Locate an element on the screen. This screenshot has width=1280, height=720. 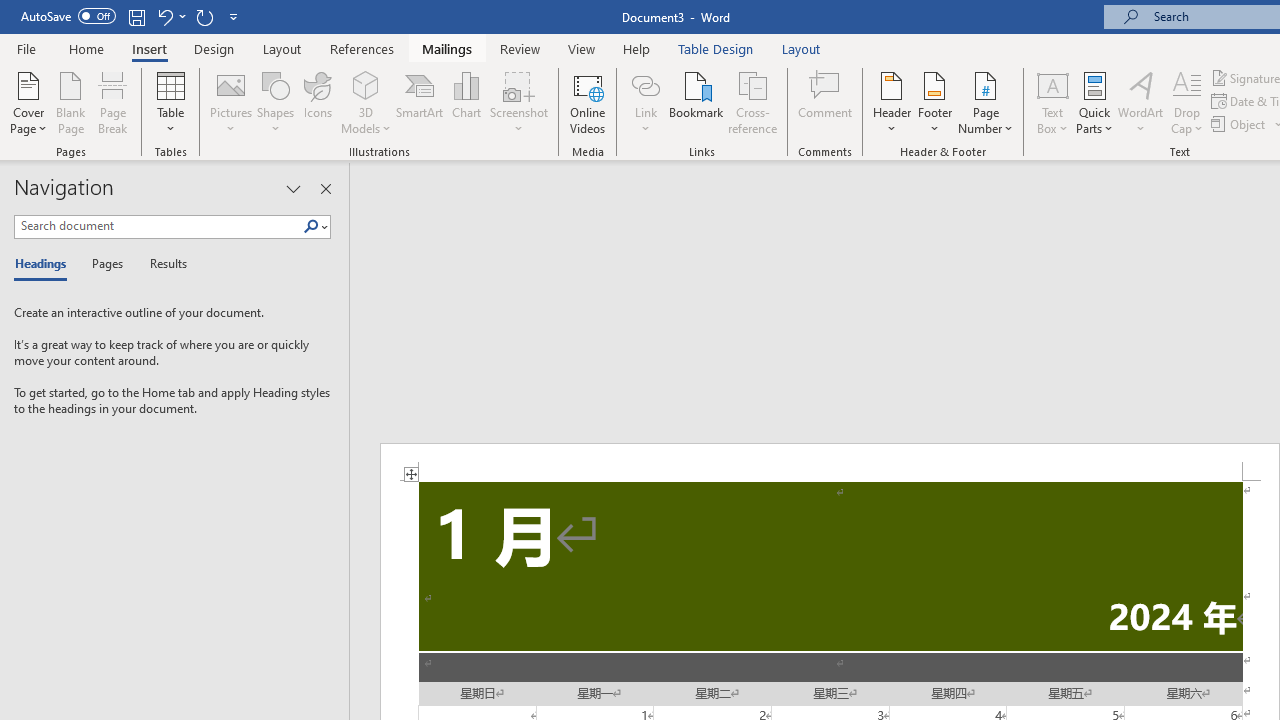
'Comment' is located at coordinates (825, 103).